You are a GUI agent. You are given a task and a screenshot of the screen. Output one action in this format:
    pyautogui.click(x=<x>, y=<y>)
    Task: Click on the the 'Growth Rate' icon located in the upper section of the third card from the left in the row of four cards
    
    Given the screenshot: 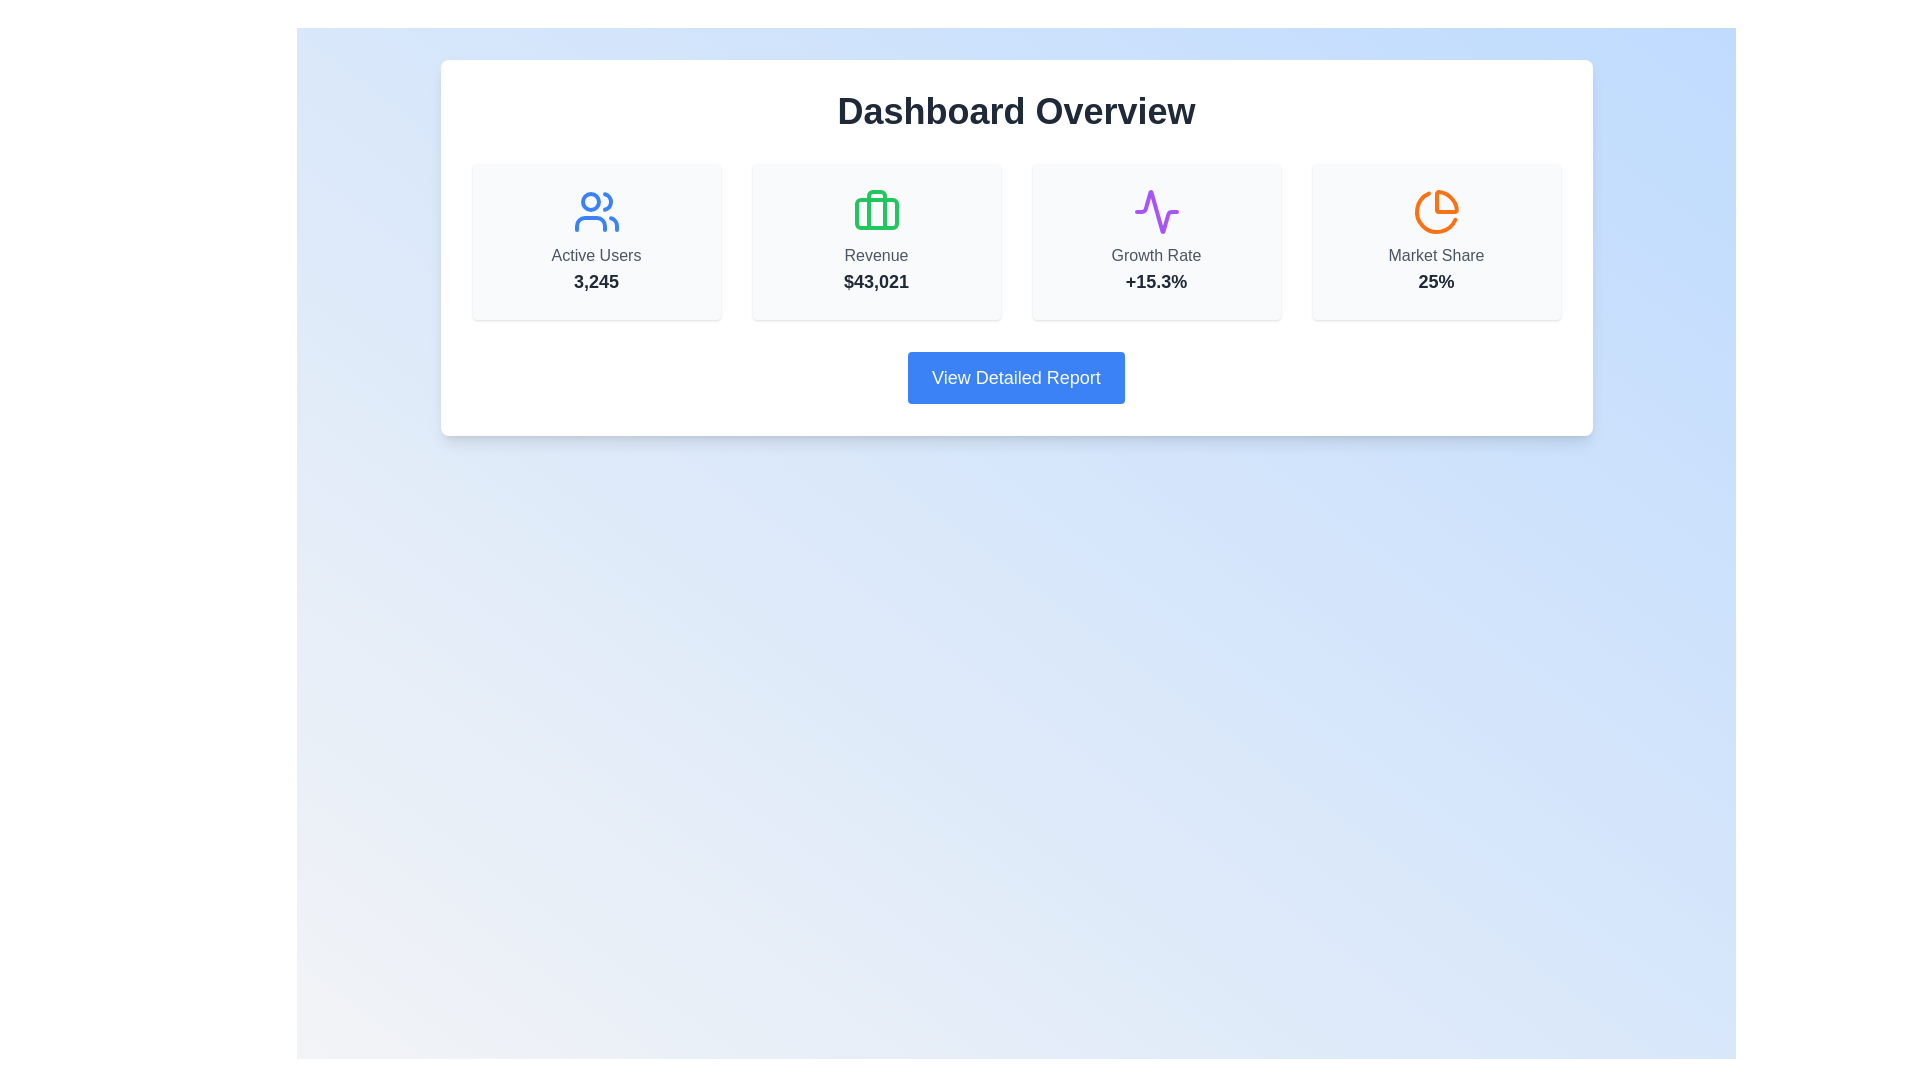 What is the action you would take?
    pyautogui.click(x=1156, y=212)
    